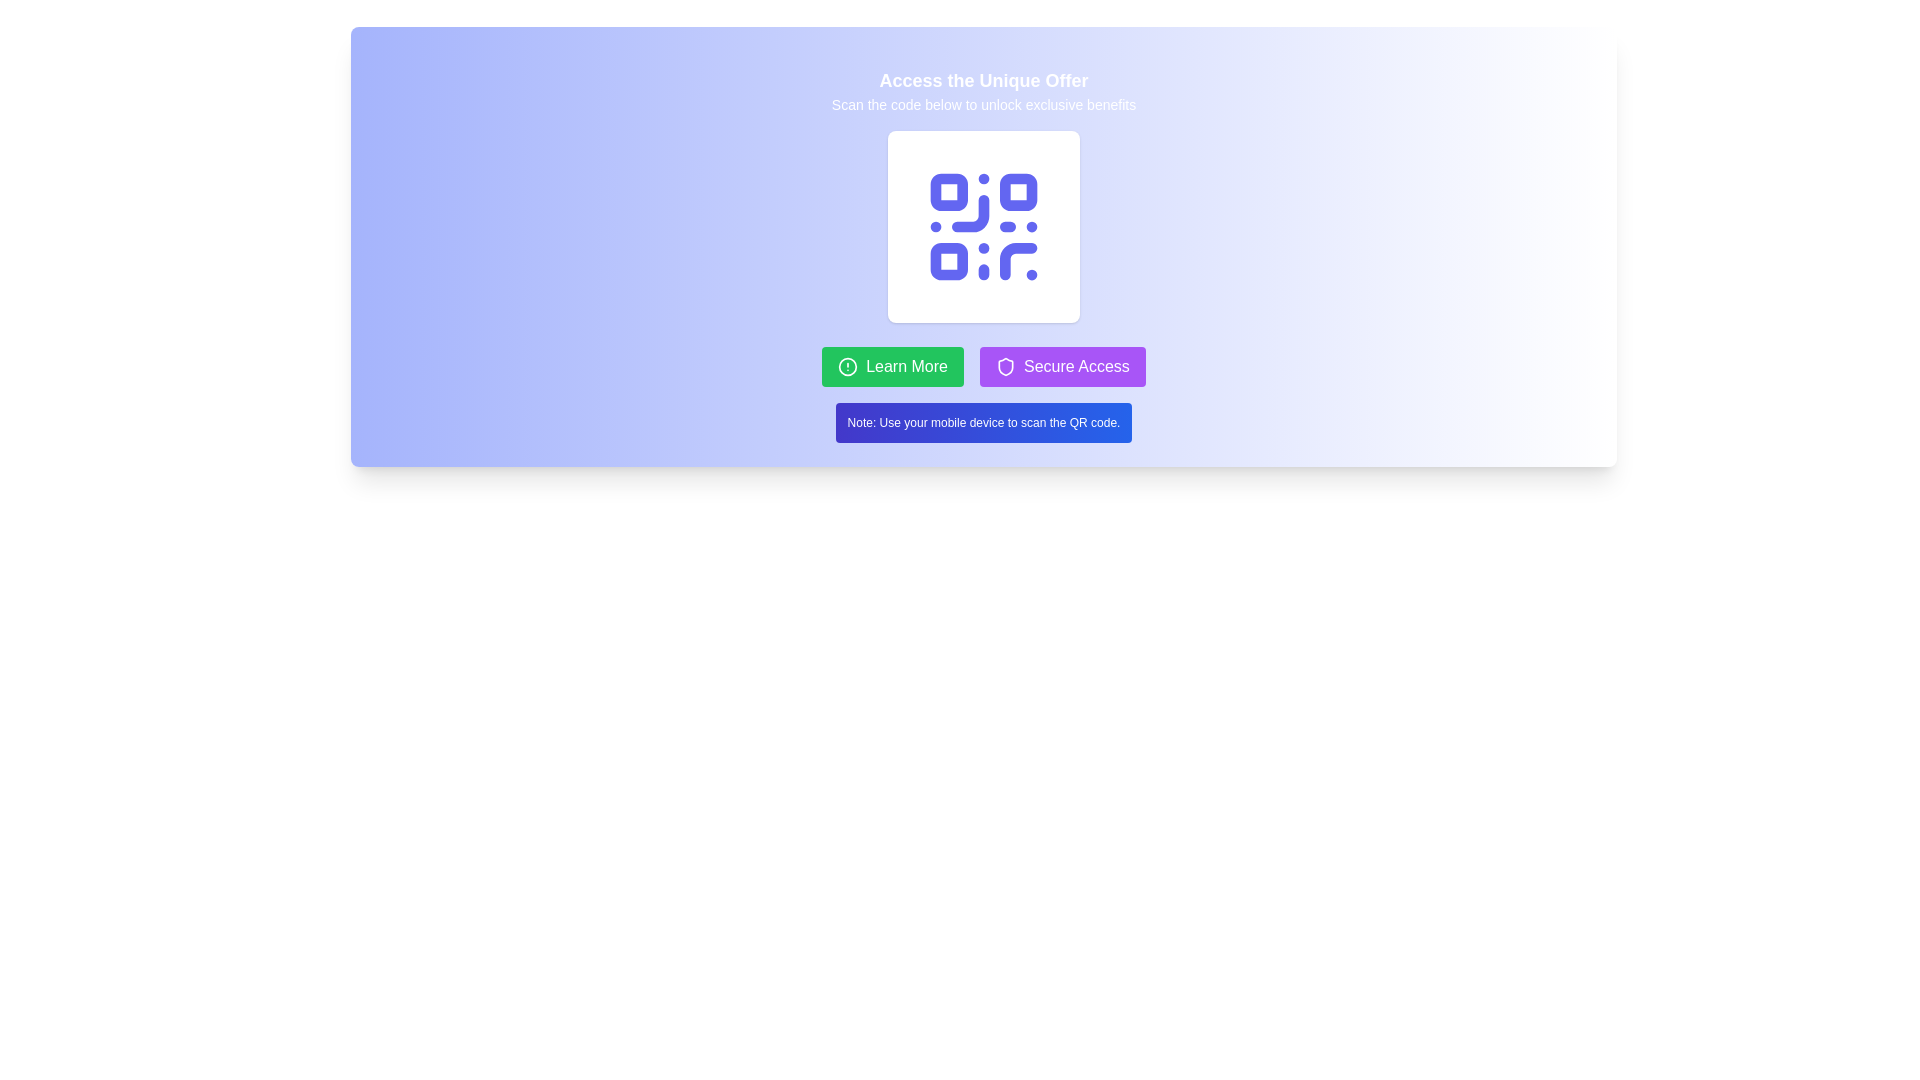 This screenshot has height=1080, width=1920. I want to click on the 'Secure Access' button, which has a purple background, white text, and a shield icon, so click(1061, 366).